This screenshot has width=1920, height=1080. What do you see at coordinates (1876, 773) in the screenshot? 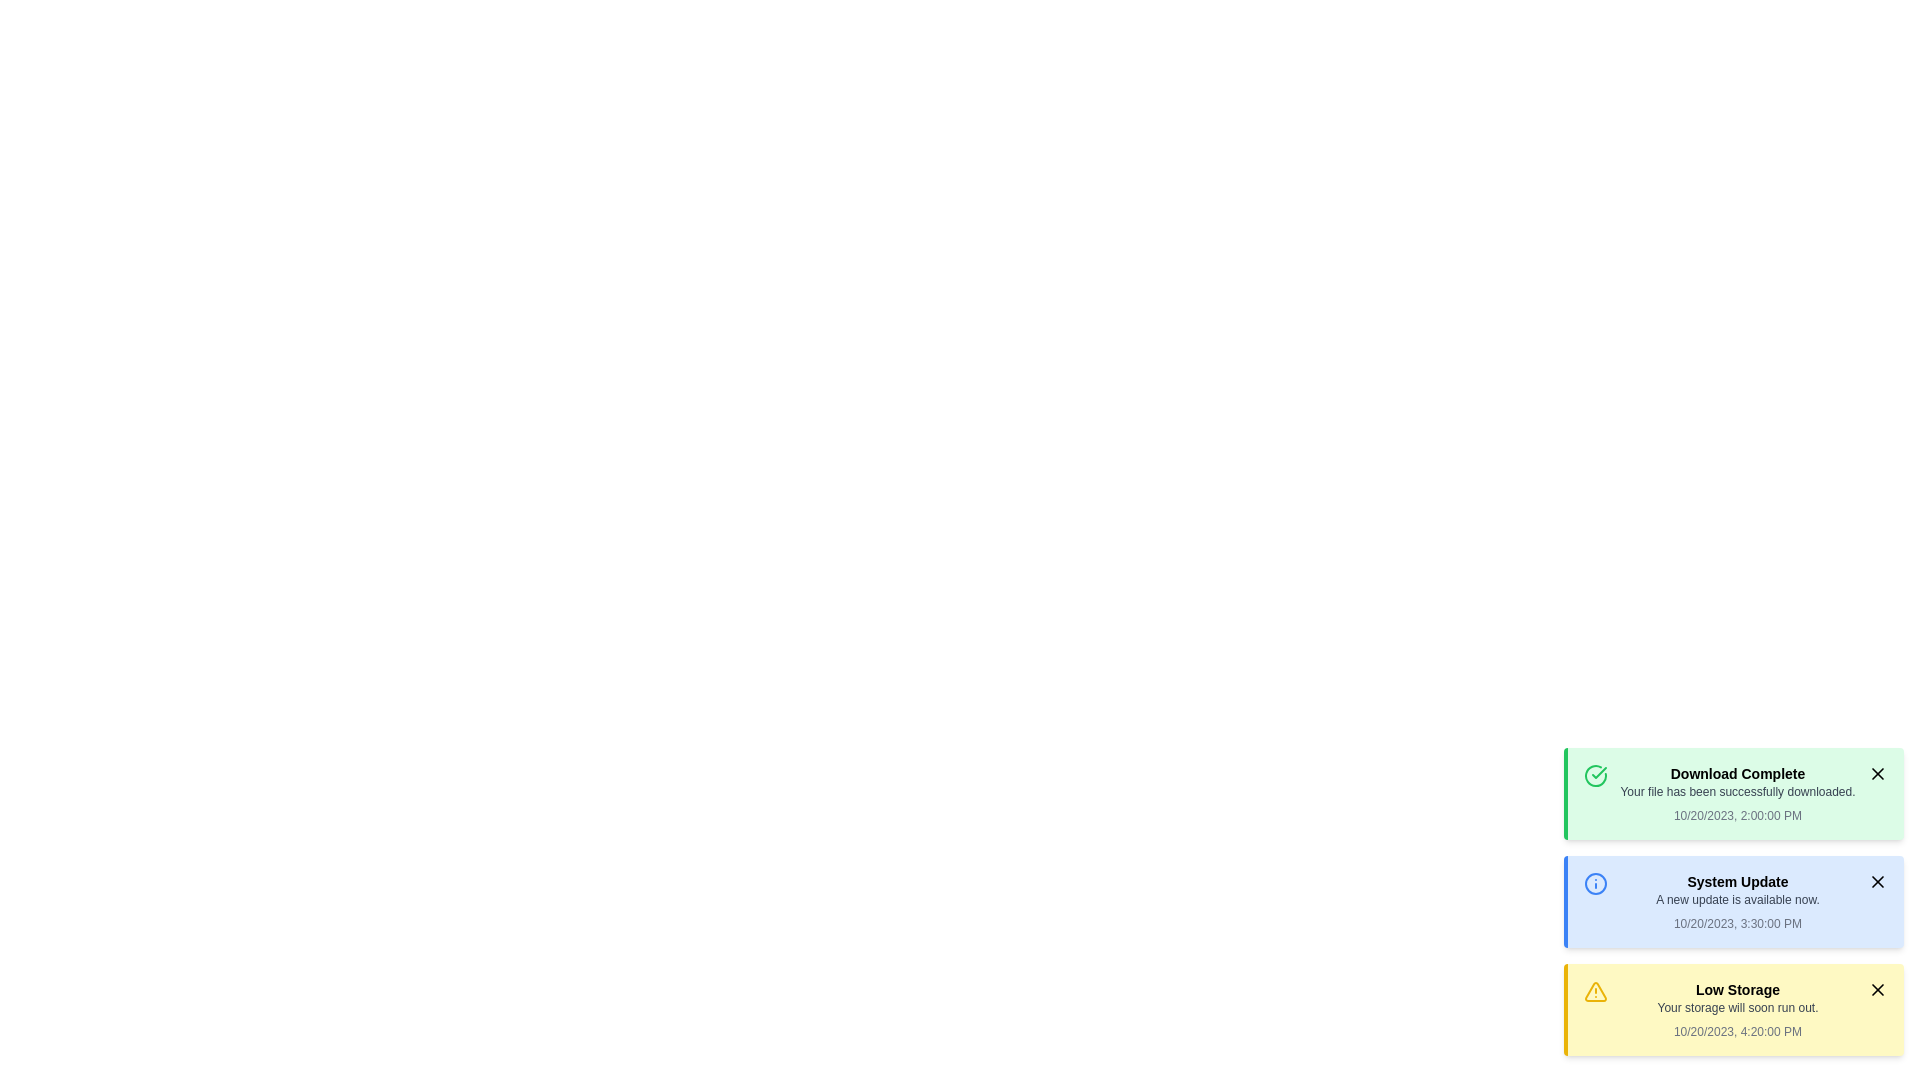
I see `the small black 'X' icon located at the top right corner of the 'Download Complete' notification box` at bounding box center [1876, 773].